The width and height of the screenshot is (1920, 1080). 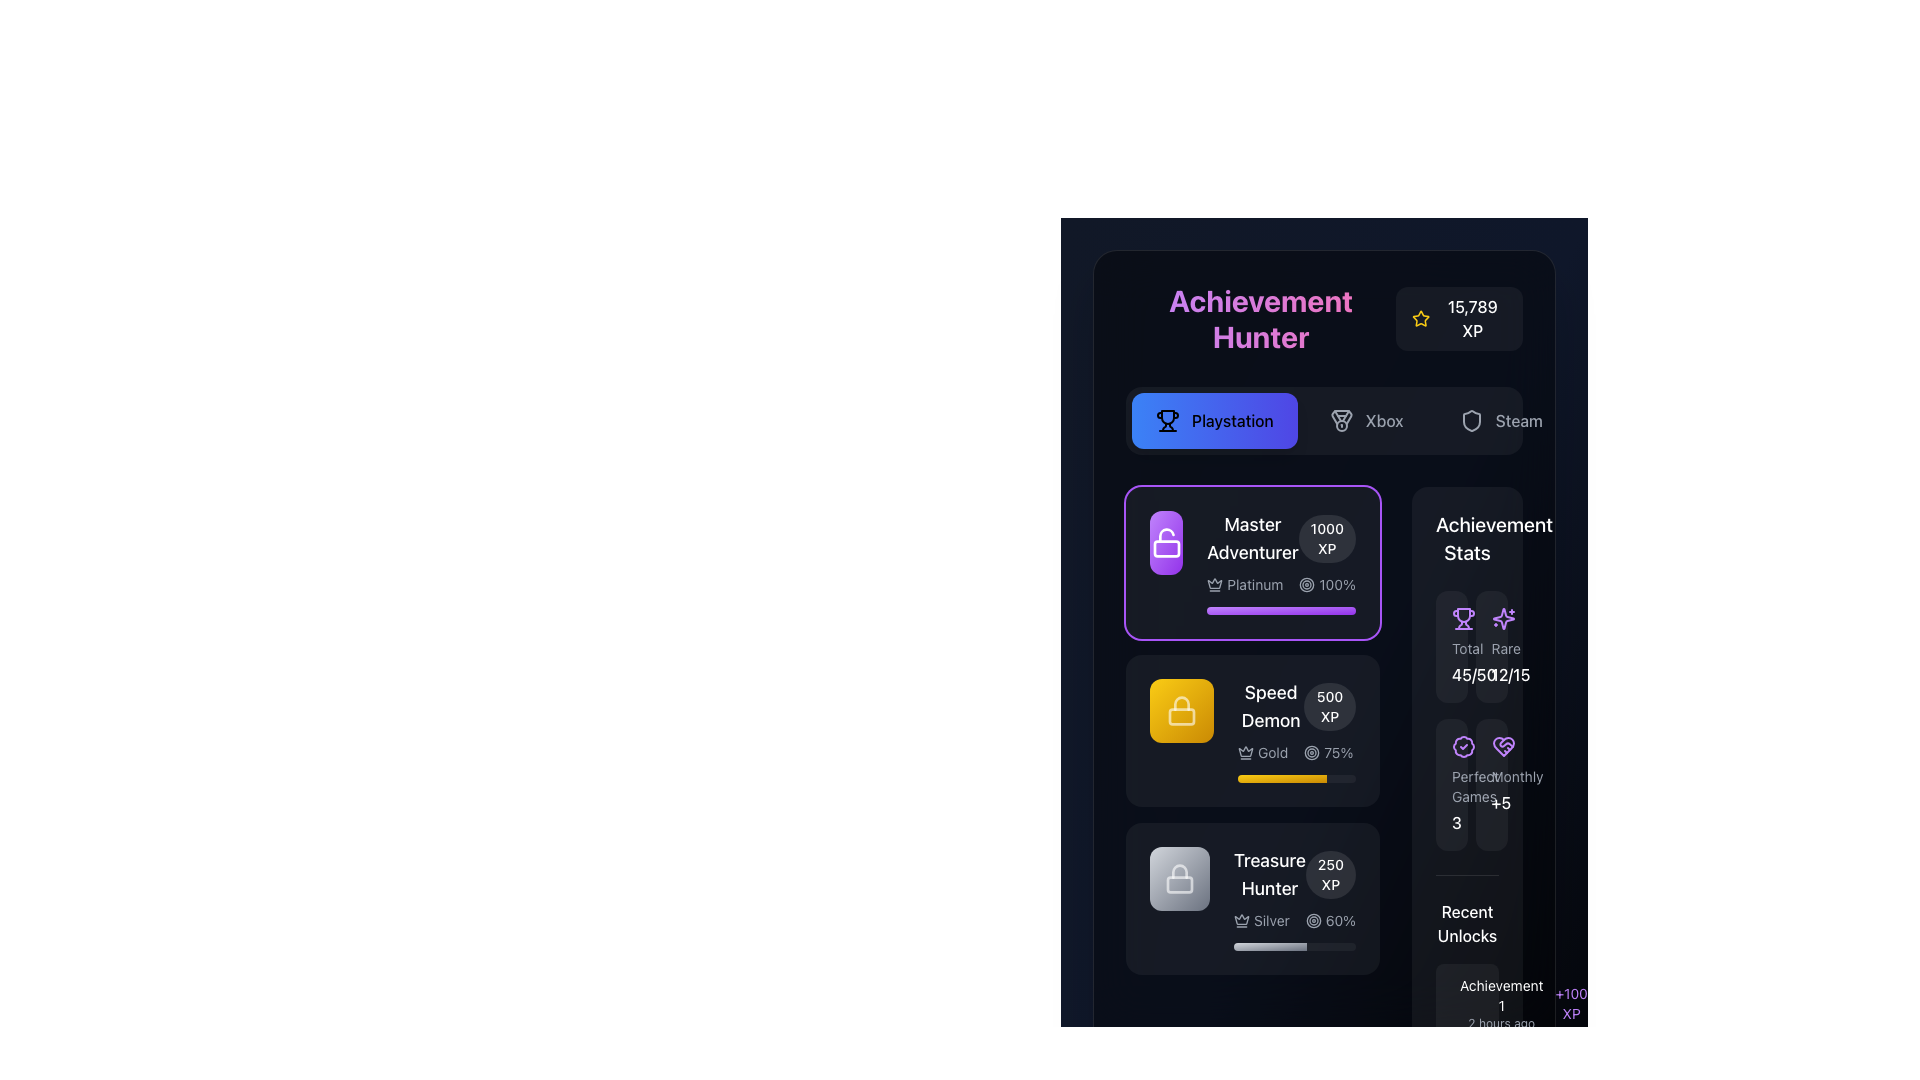 I want to click on the current progress level of the Progress bar located below the 'Master Adventurer' section, which visually represents the completion level of a task, so click(x=1282, y=778).